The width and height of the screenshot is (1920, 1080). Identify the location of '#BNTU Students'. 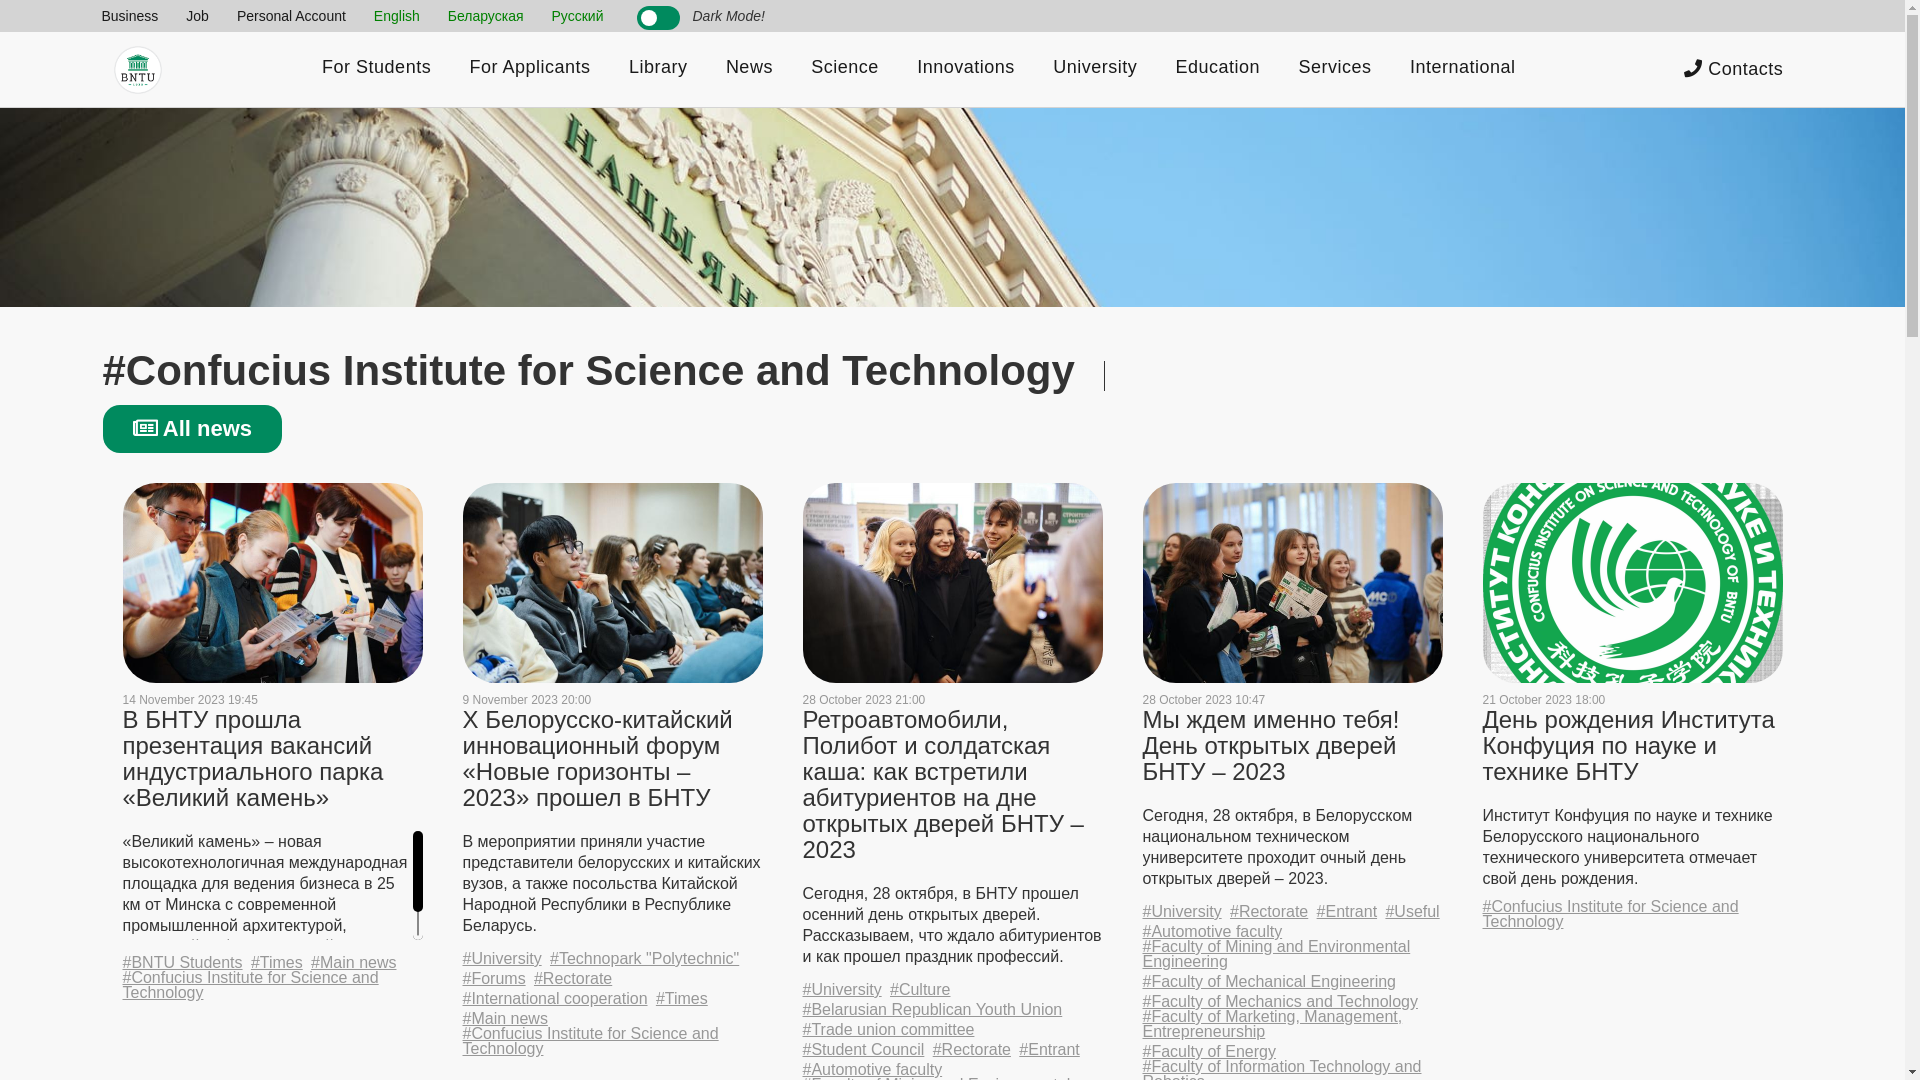
(182, 961).